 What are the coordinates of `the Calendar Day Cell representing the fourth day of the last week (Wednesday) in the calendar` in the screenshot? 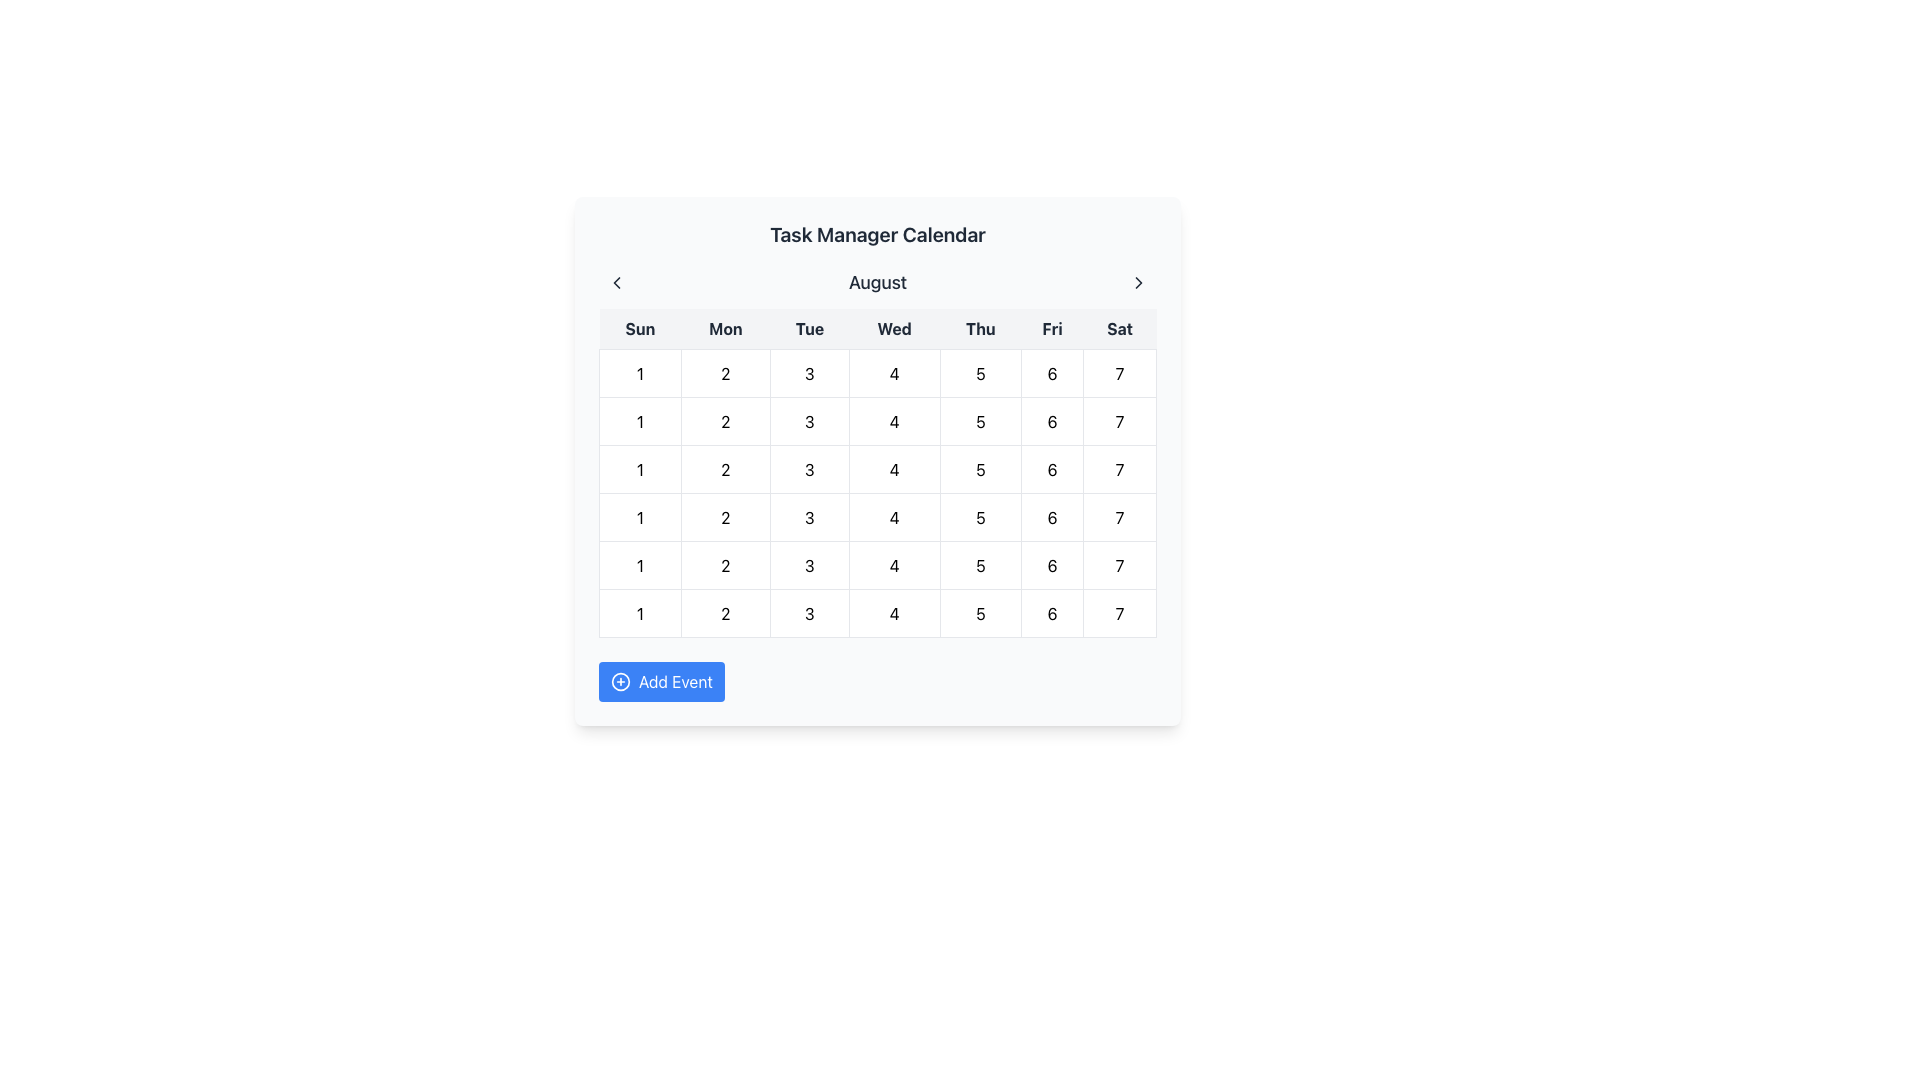 It's located at (878, 612).